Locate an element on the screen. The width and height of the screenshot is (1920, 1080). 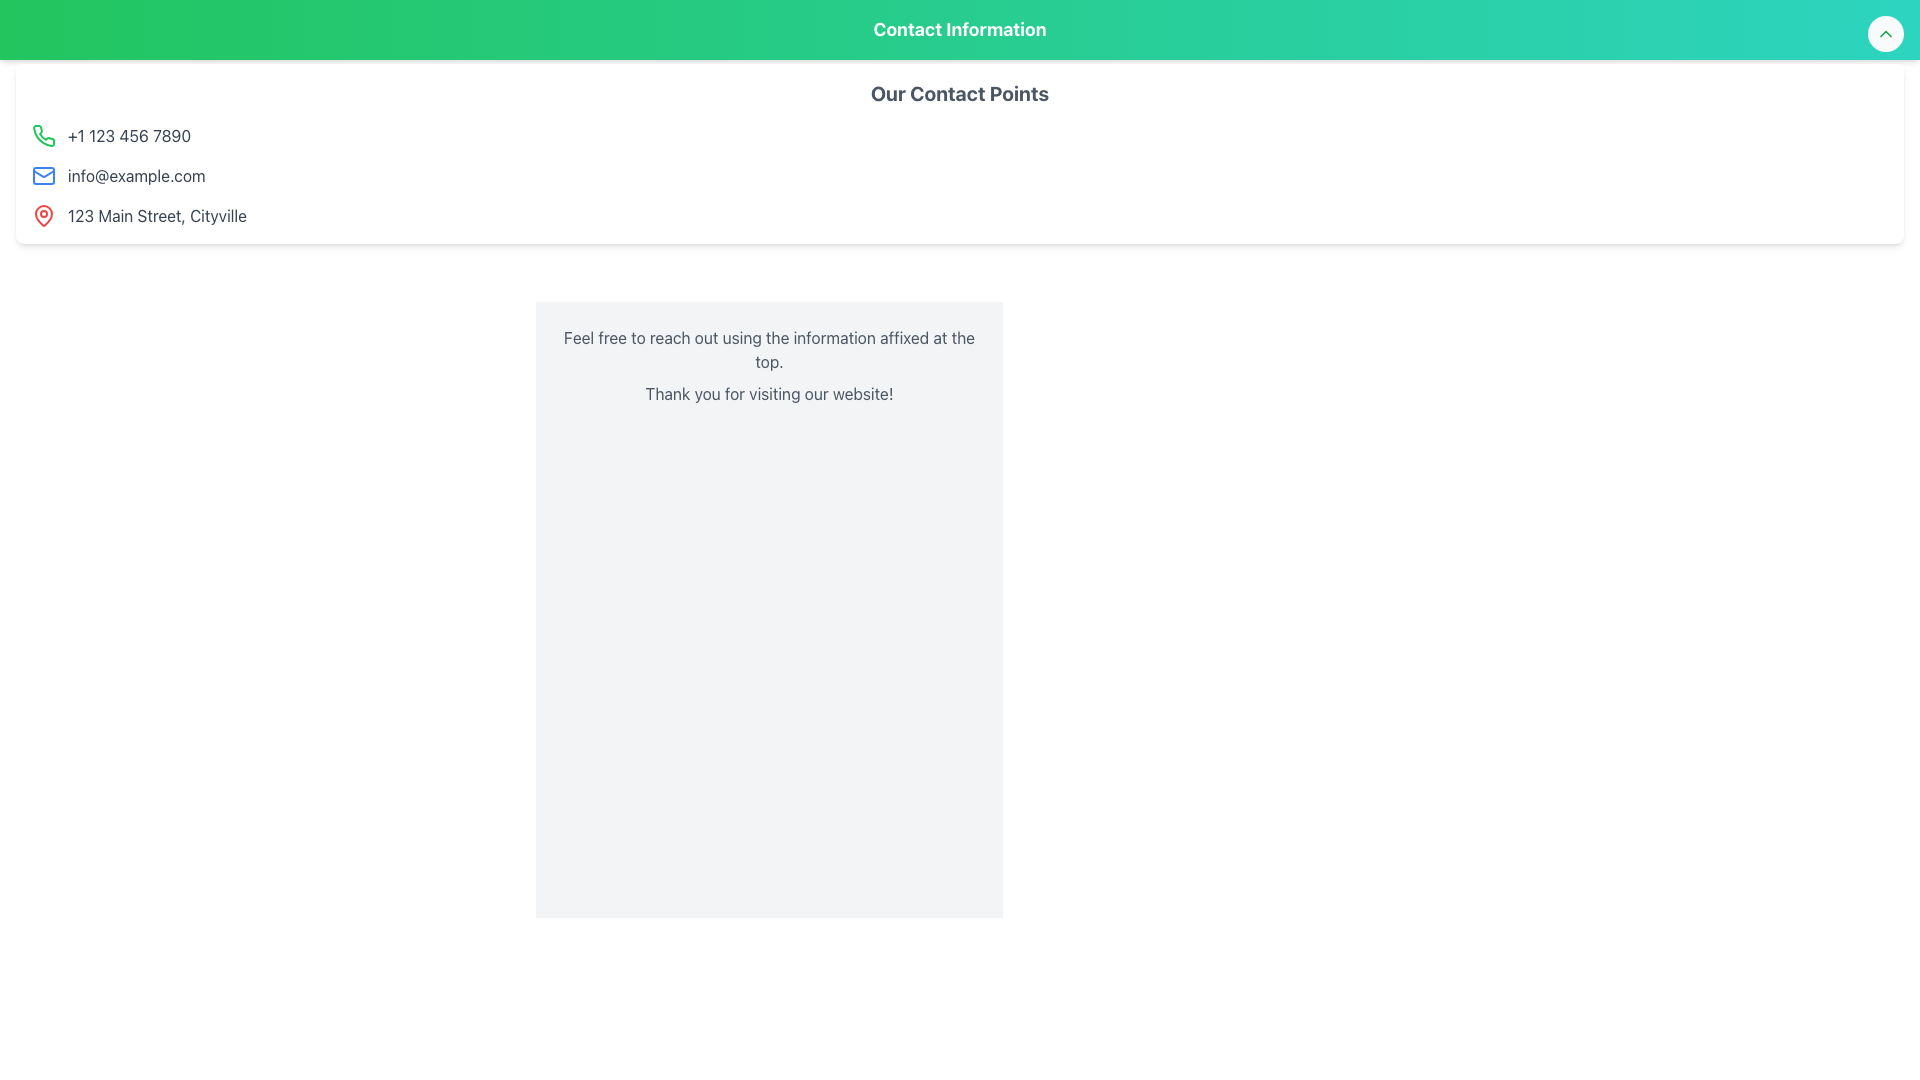
the Vector icon that visually represents a physical location, located immediately to the left of the address '123 Main Street, Cityville' in the lower section of the contact information list is located at coordinates (43, 216).